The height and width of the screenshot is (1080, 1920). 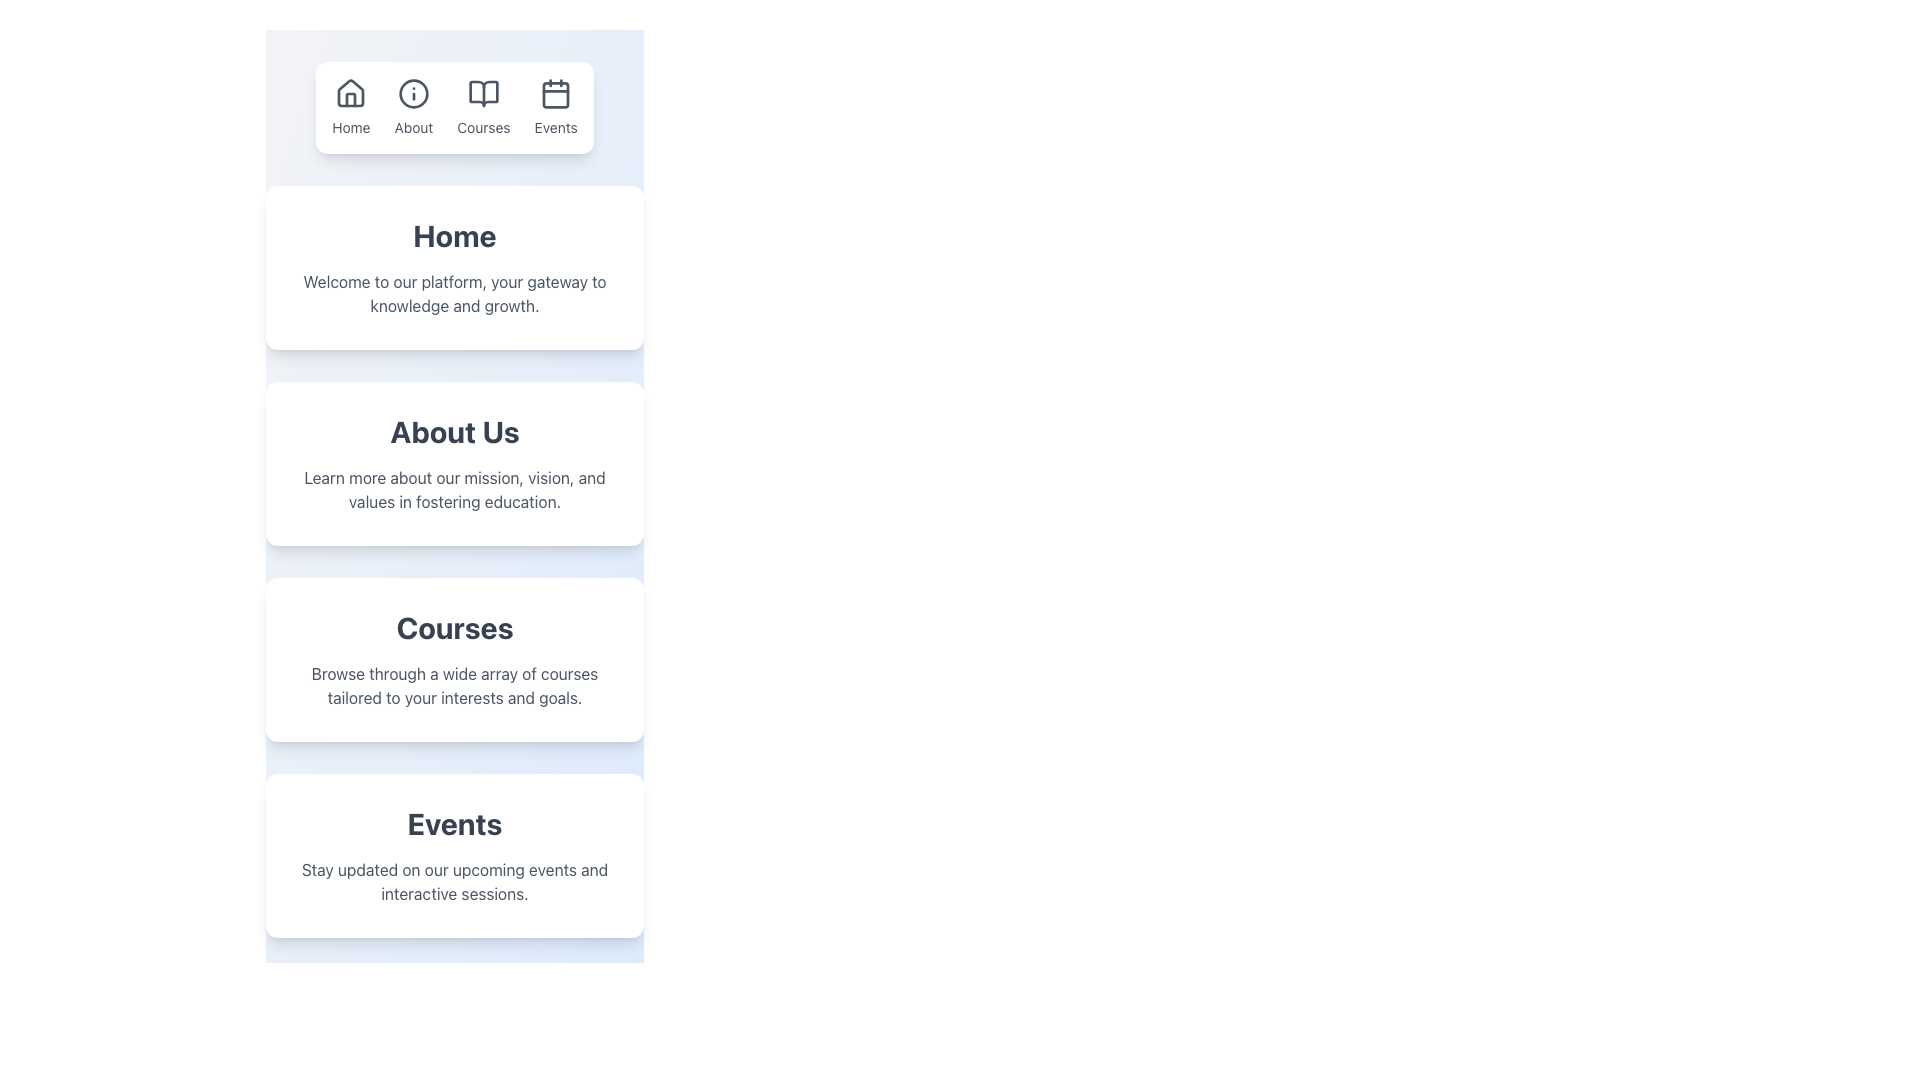 I want to click on the 'Courses' link in the navigation bar, which features a line-art open book icon above the text in a small sans-serif font, so click(x=483, y=108).